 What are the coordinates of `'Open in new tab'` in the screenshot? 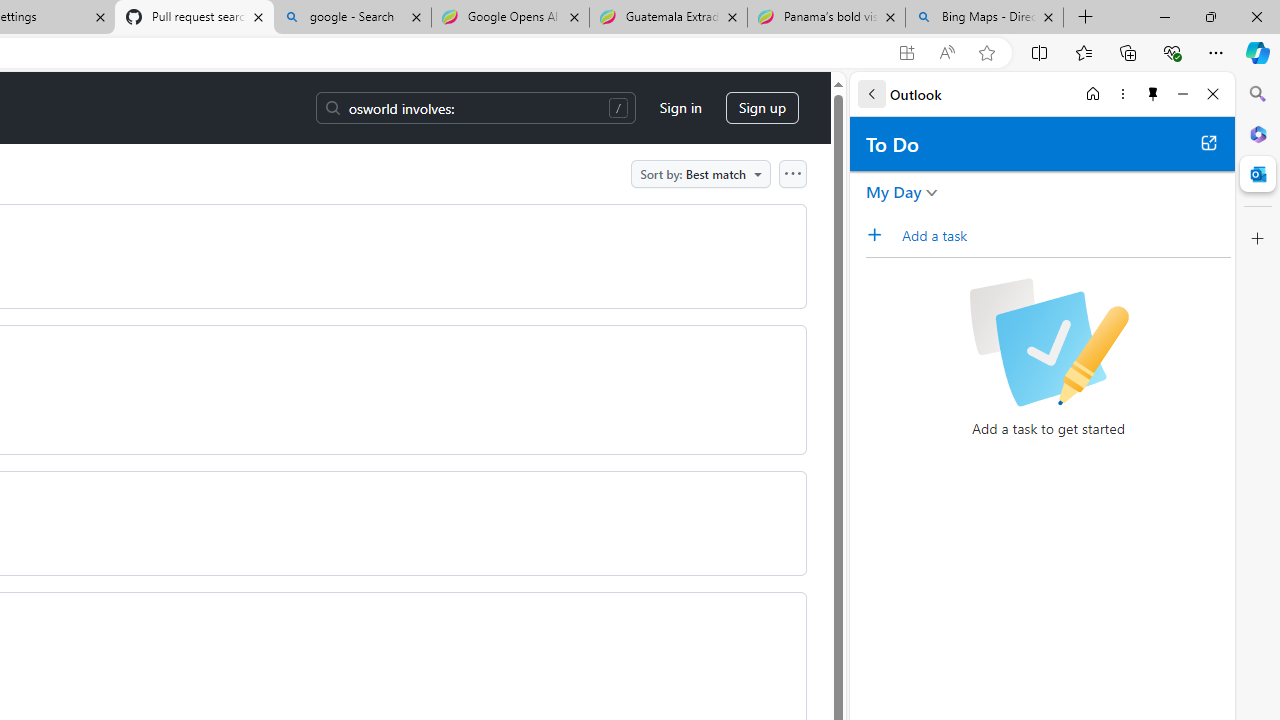 It's located at (1207, 141).